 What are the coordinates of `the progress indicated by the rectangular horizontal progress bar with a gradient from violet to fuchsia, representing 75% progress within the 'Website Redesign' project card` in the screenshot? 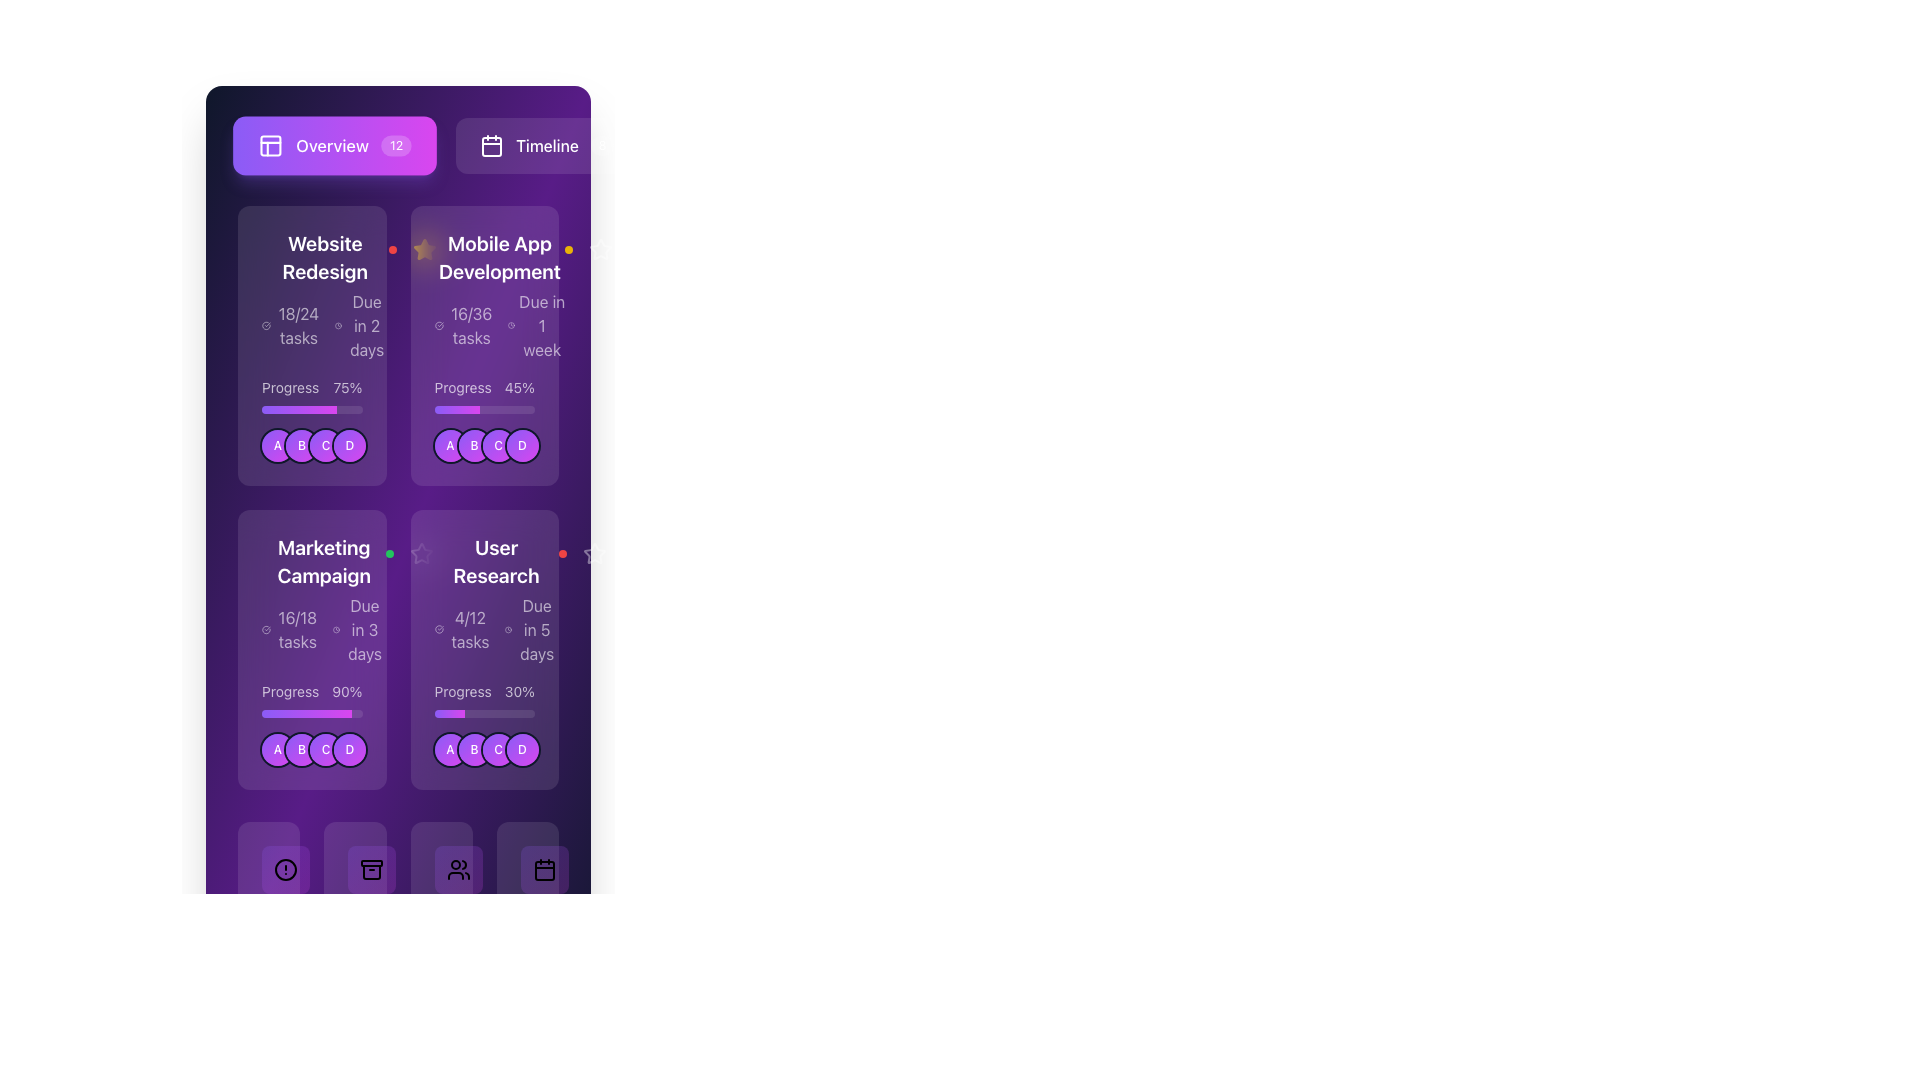 It's located at (298, 408).